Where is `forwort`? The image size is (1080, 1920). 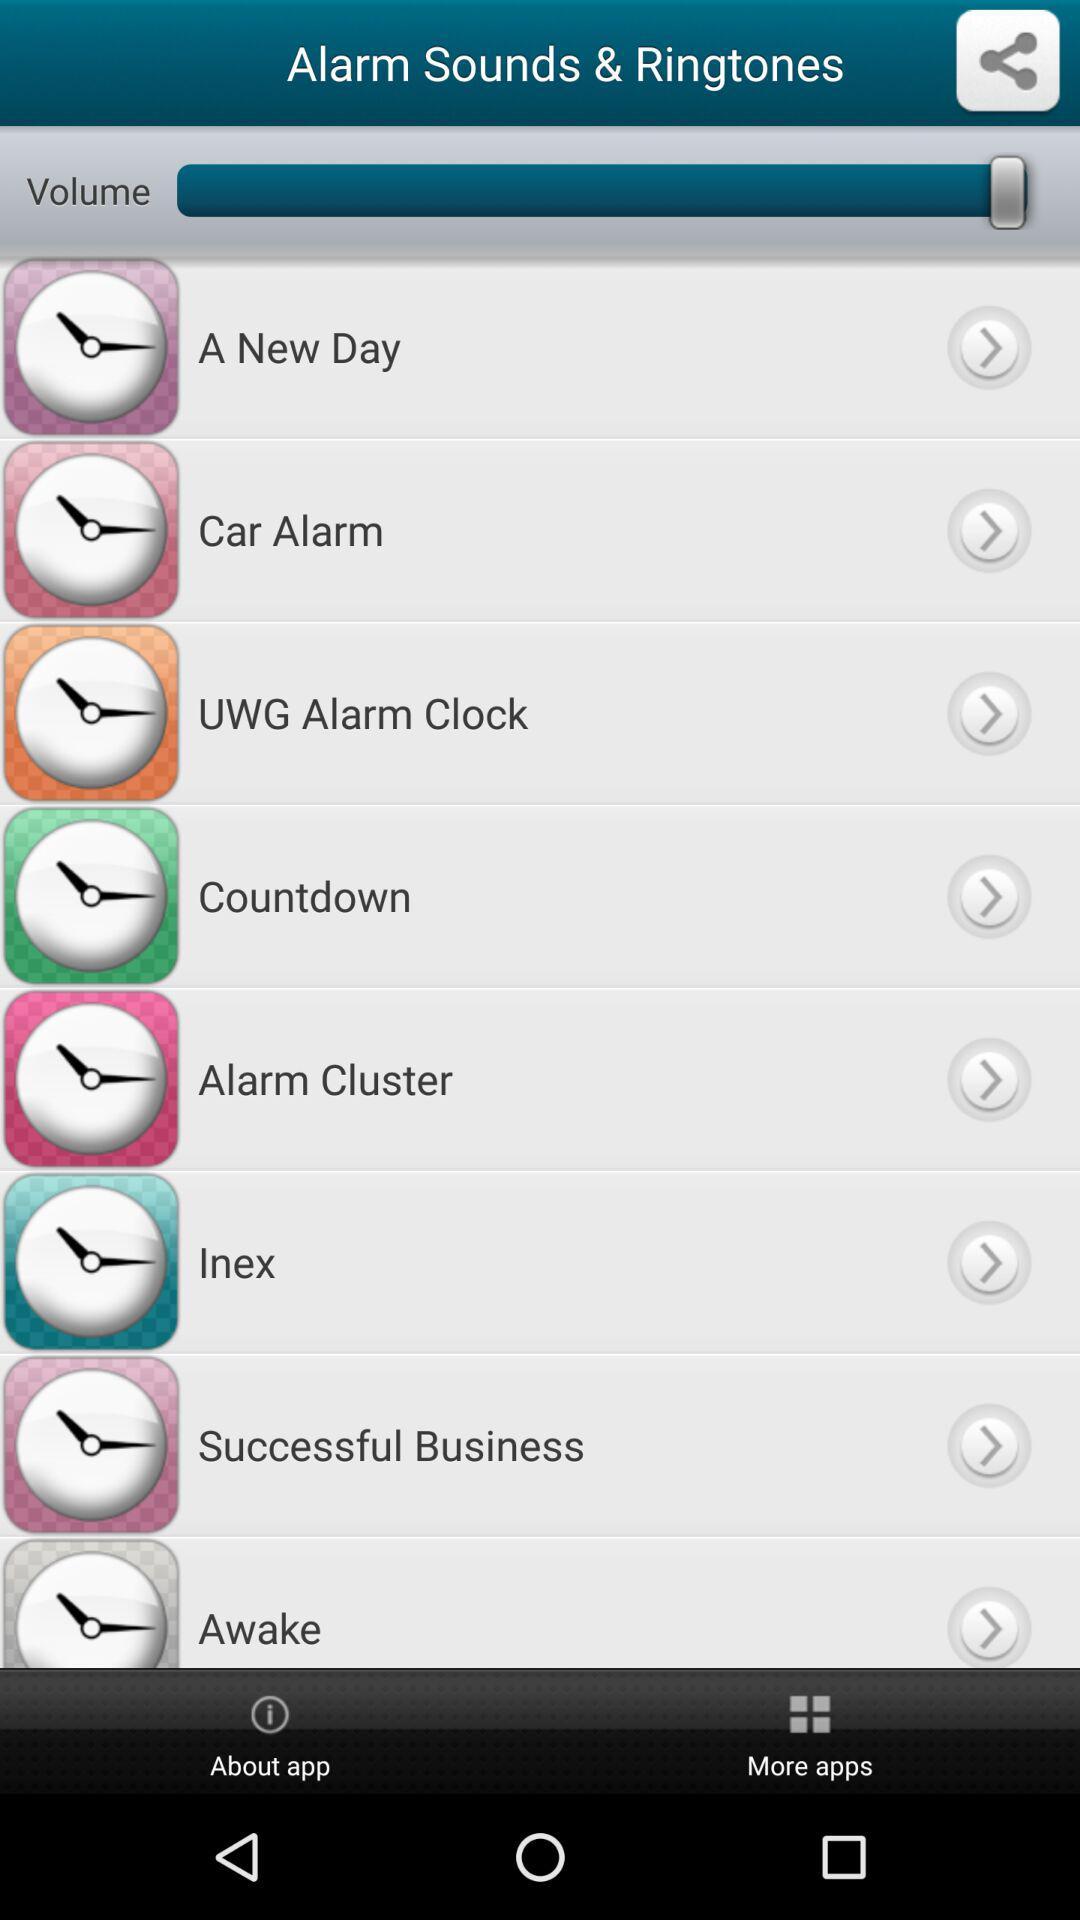 forwort is located at coordinates (987, 1260).